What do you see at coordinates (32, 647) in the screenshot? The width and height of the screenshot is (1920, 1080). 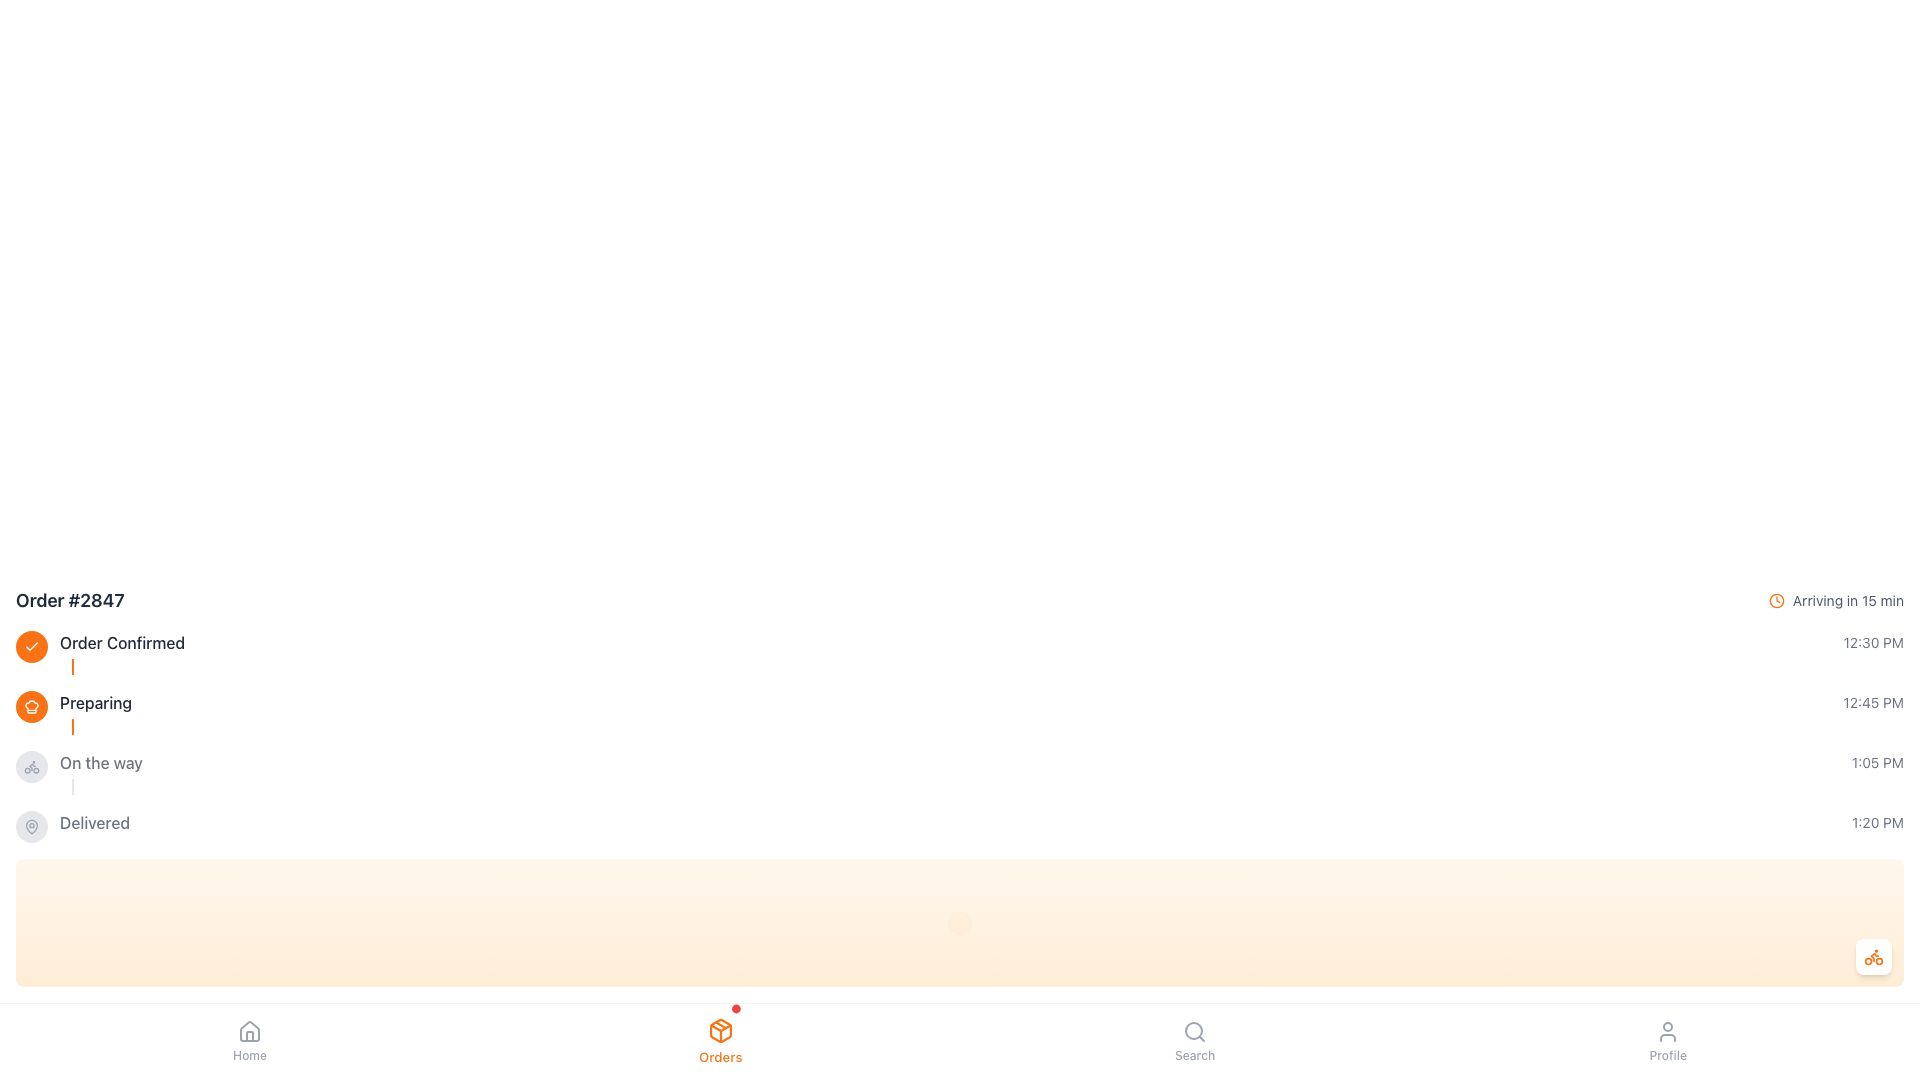 I see `status of the white checkmark icon inside the orange circular background, which indicates 'Order Confirmed'` at bounding box center [32, 647].